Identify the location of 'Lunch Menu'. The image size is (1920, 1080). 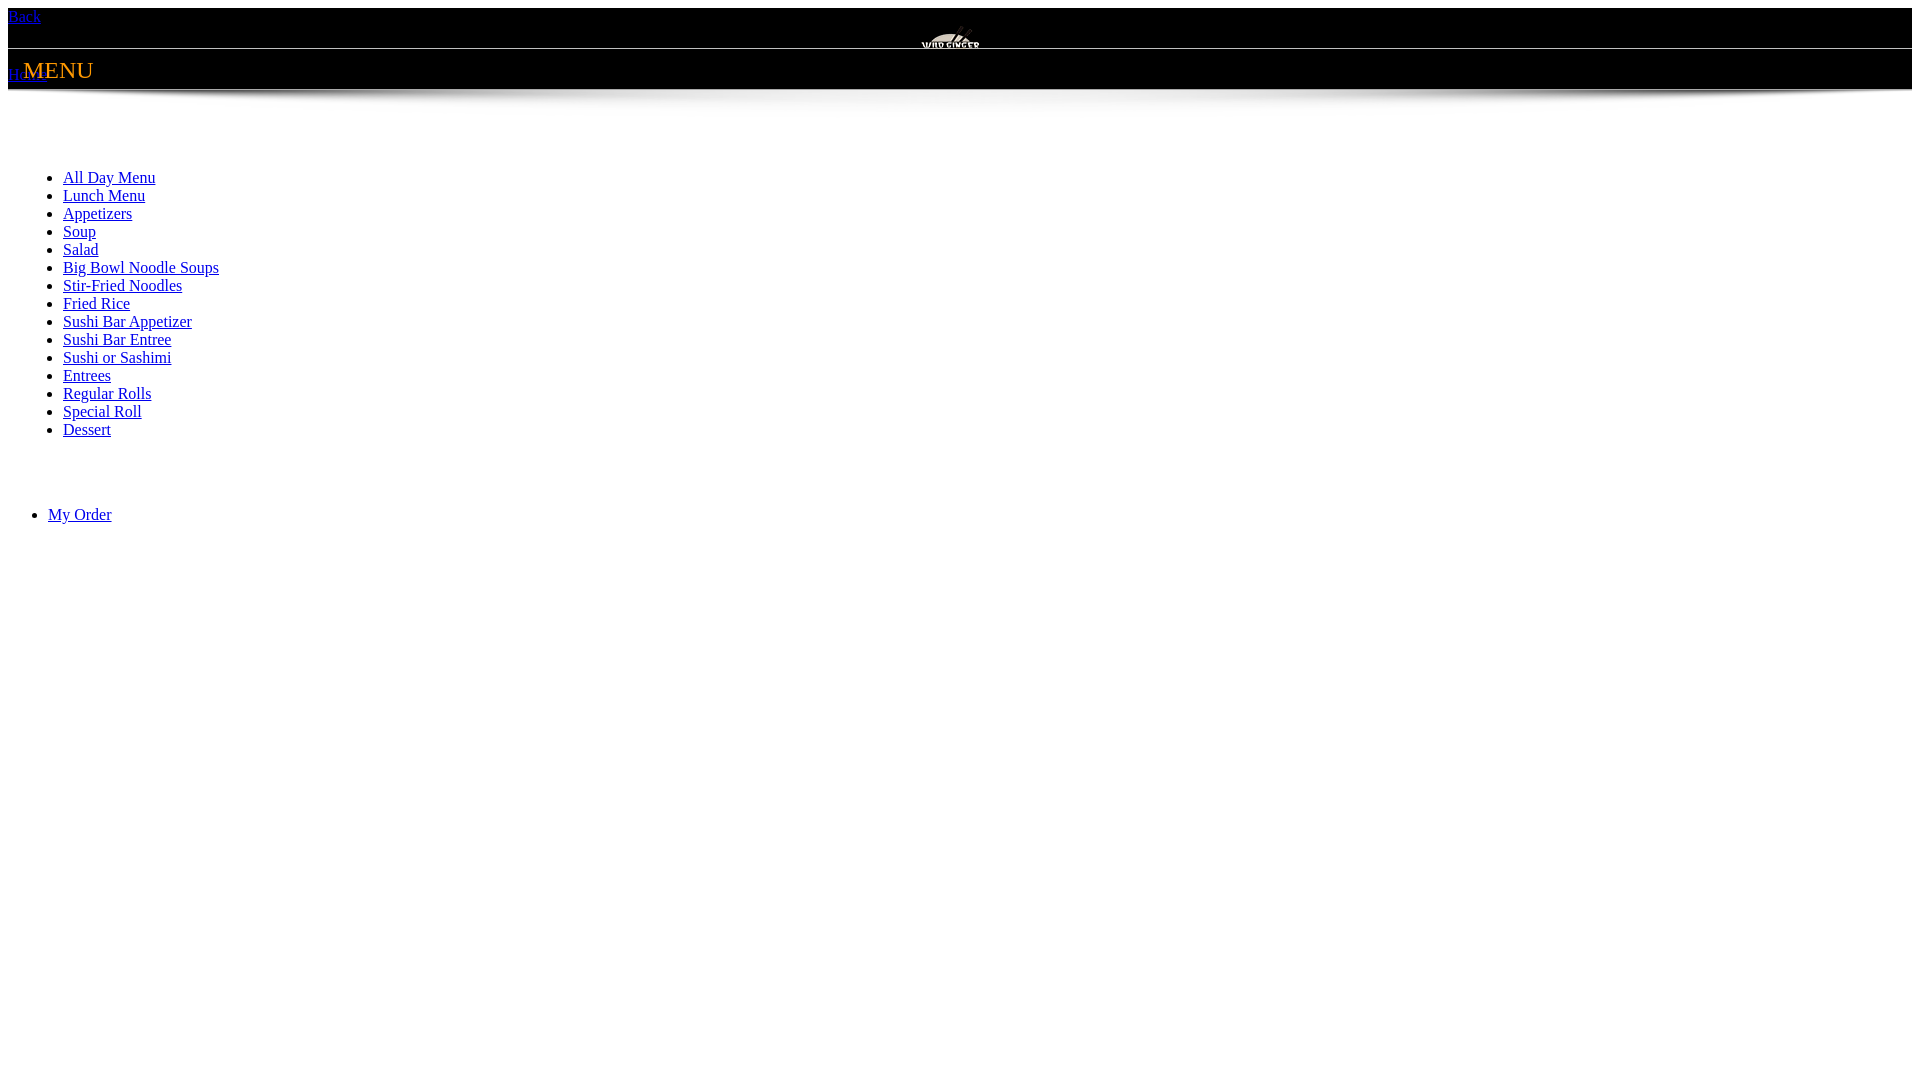
(103, 195).